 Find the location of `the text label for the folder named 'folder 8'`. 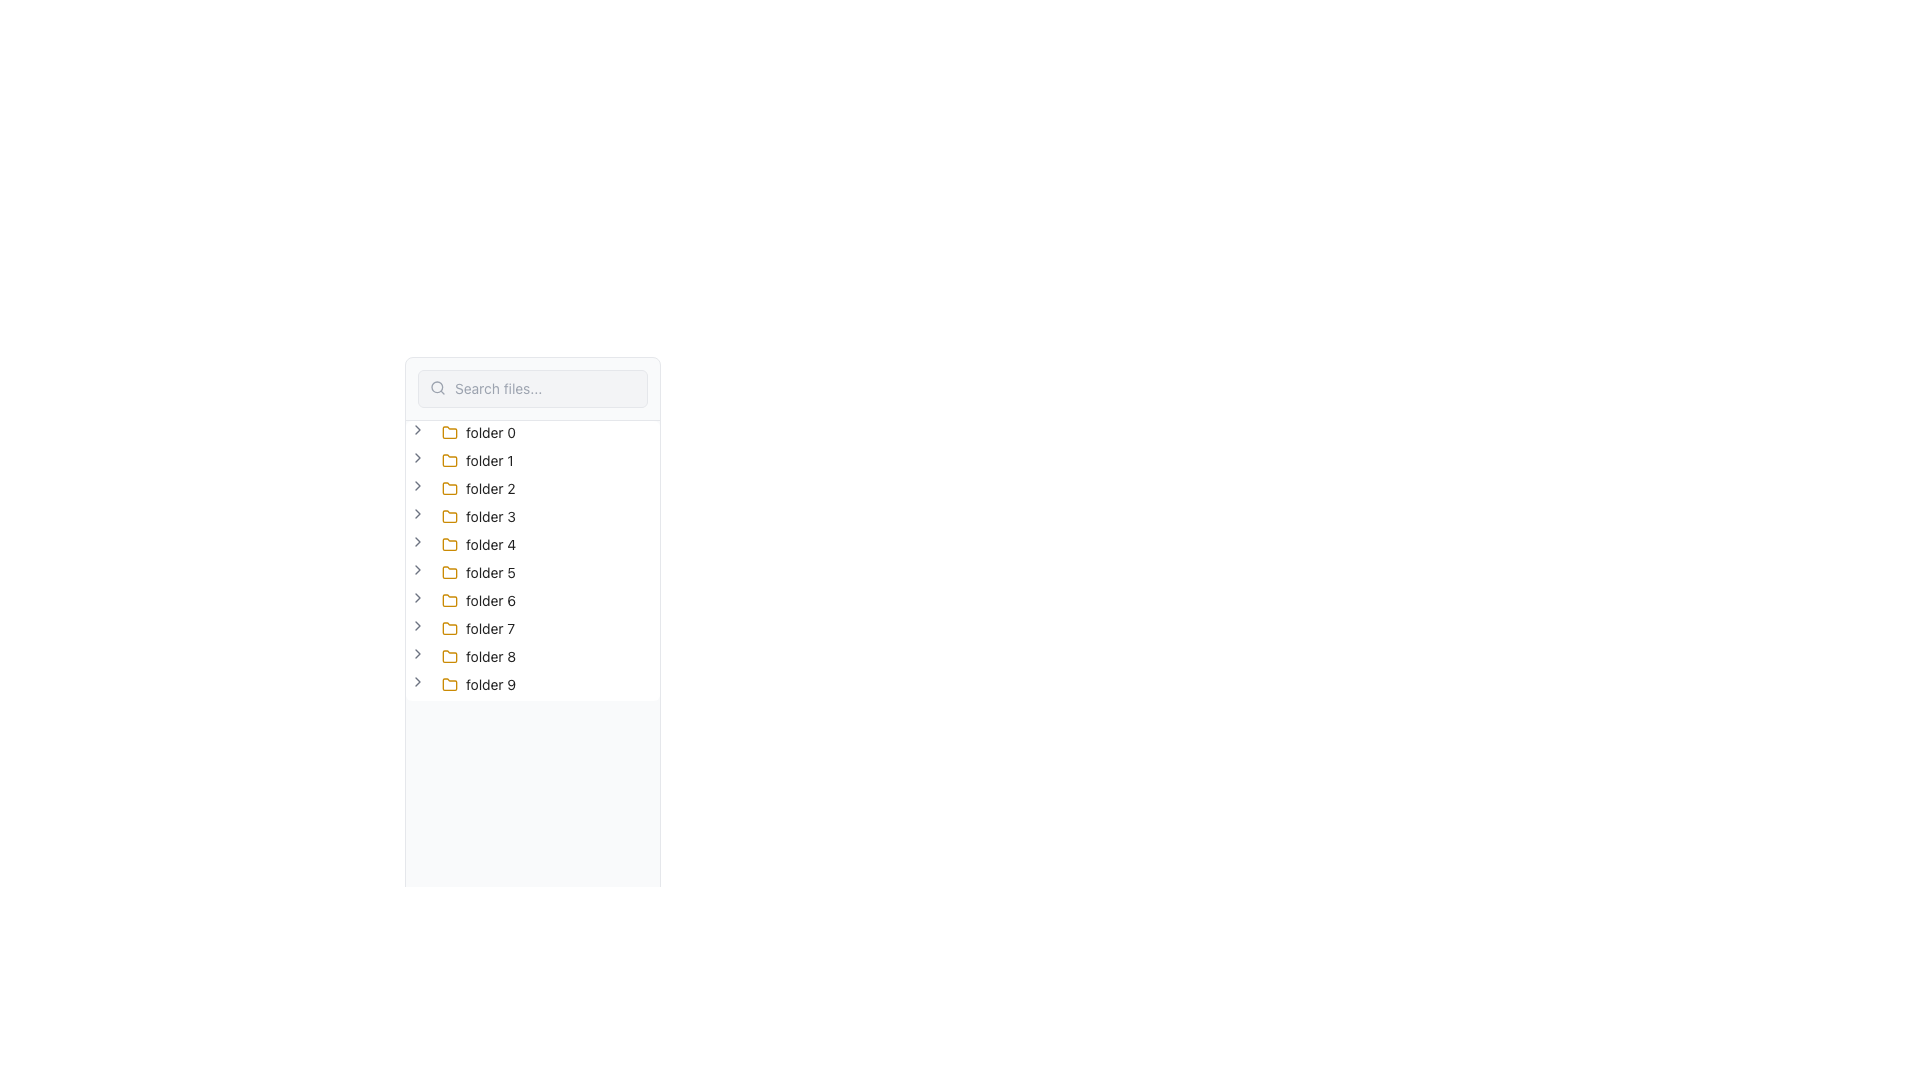

the text label for the folder named 'folder 8' is located at coordinates (491, 656).